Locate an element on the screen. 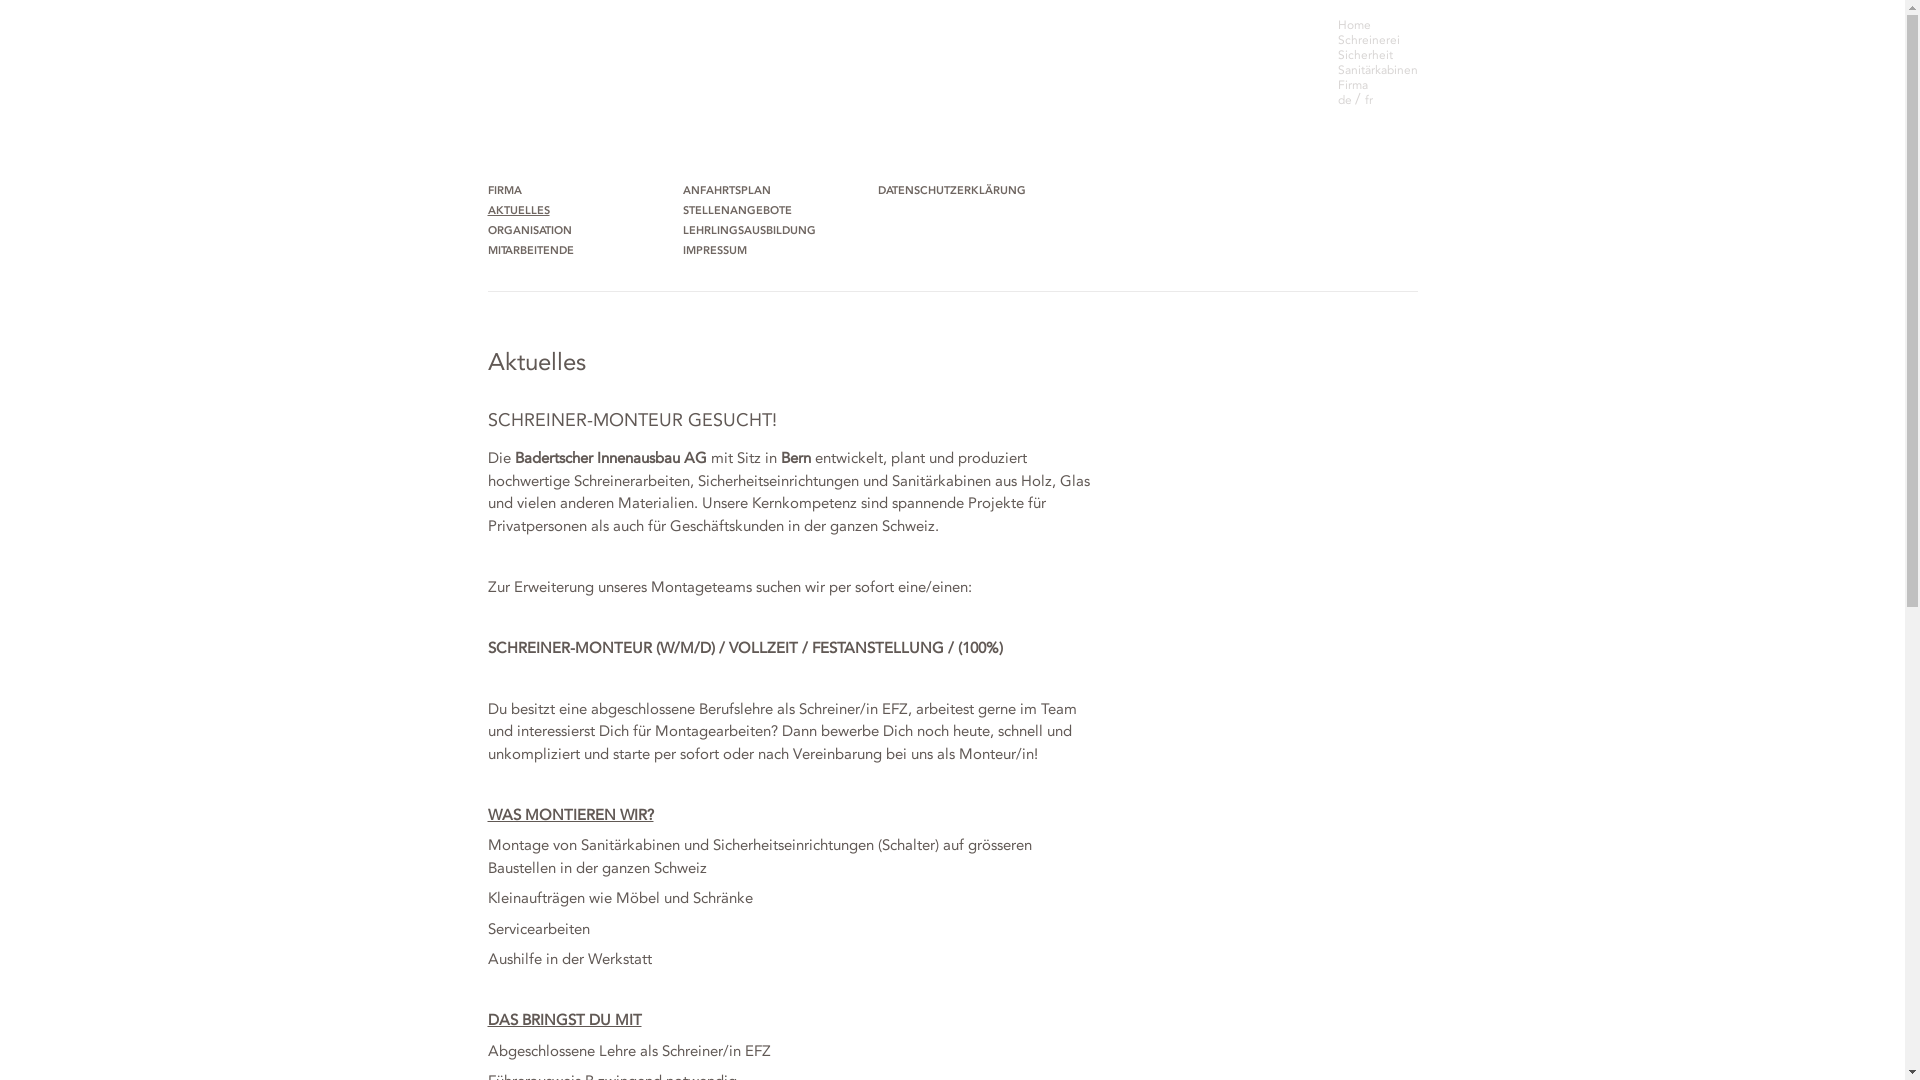 The width and height of the screenshot is (1920, 1080). 'Home' is located at coordinates (1354, 24).